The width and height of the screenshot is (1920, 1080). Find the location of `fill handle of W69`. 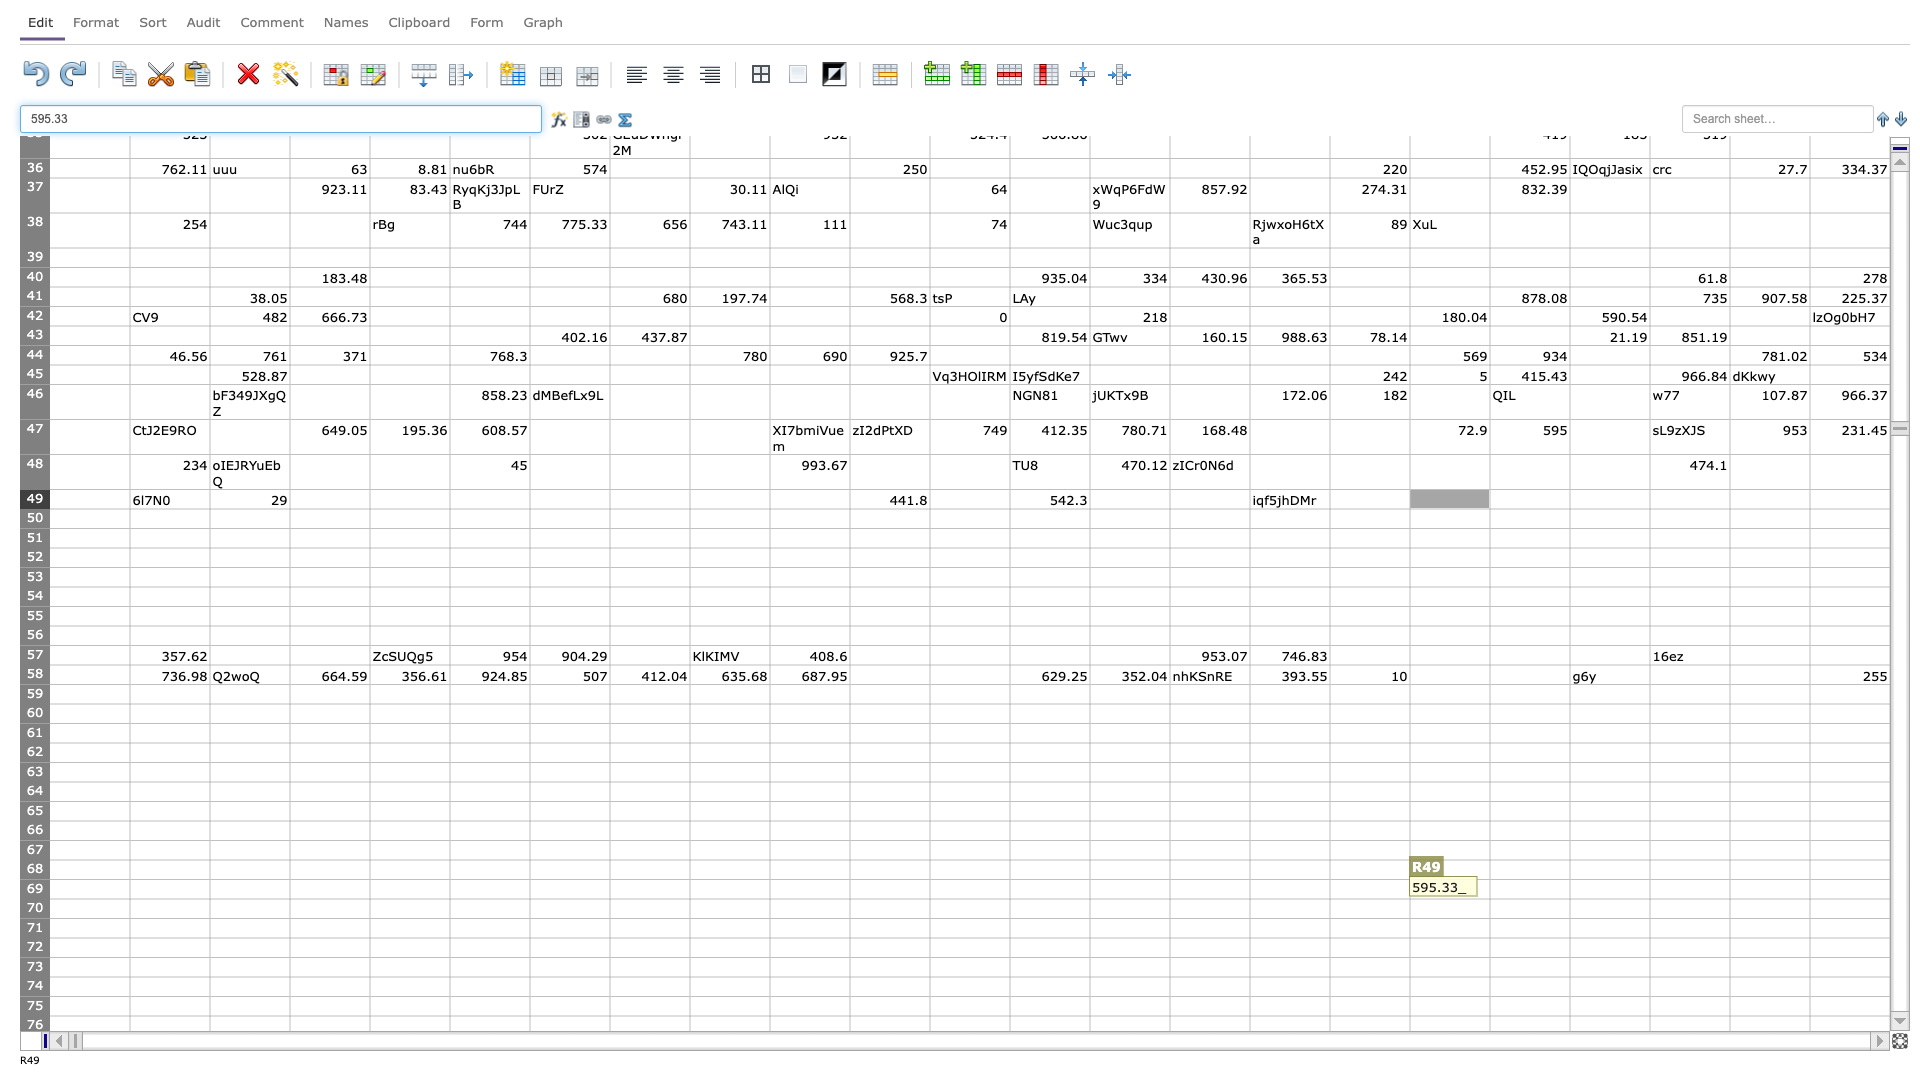

fill handle of W69 is located at coordinates (1889, 897).